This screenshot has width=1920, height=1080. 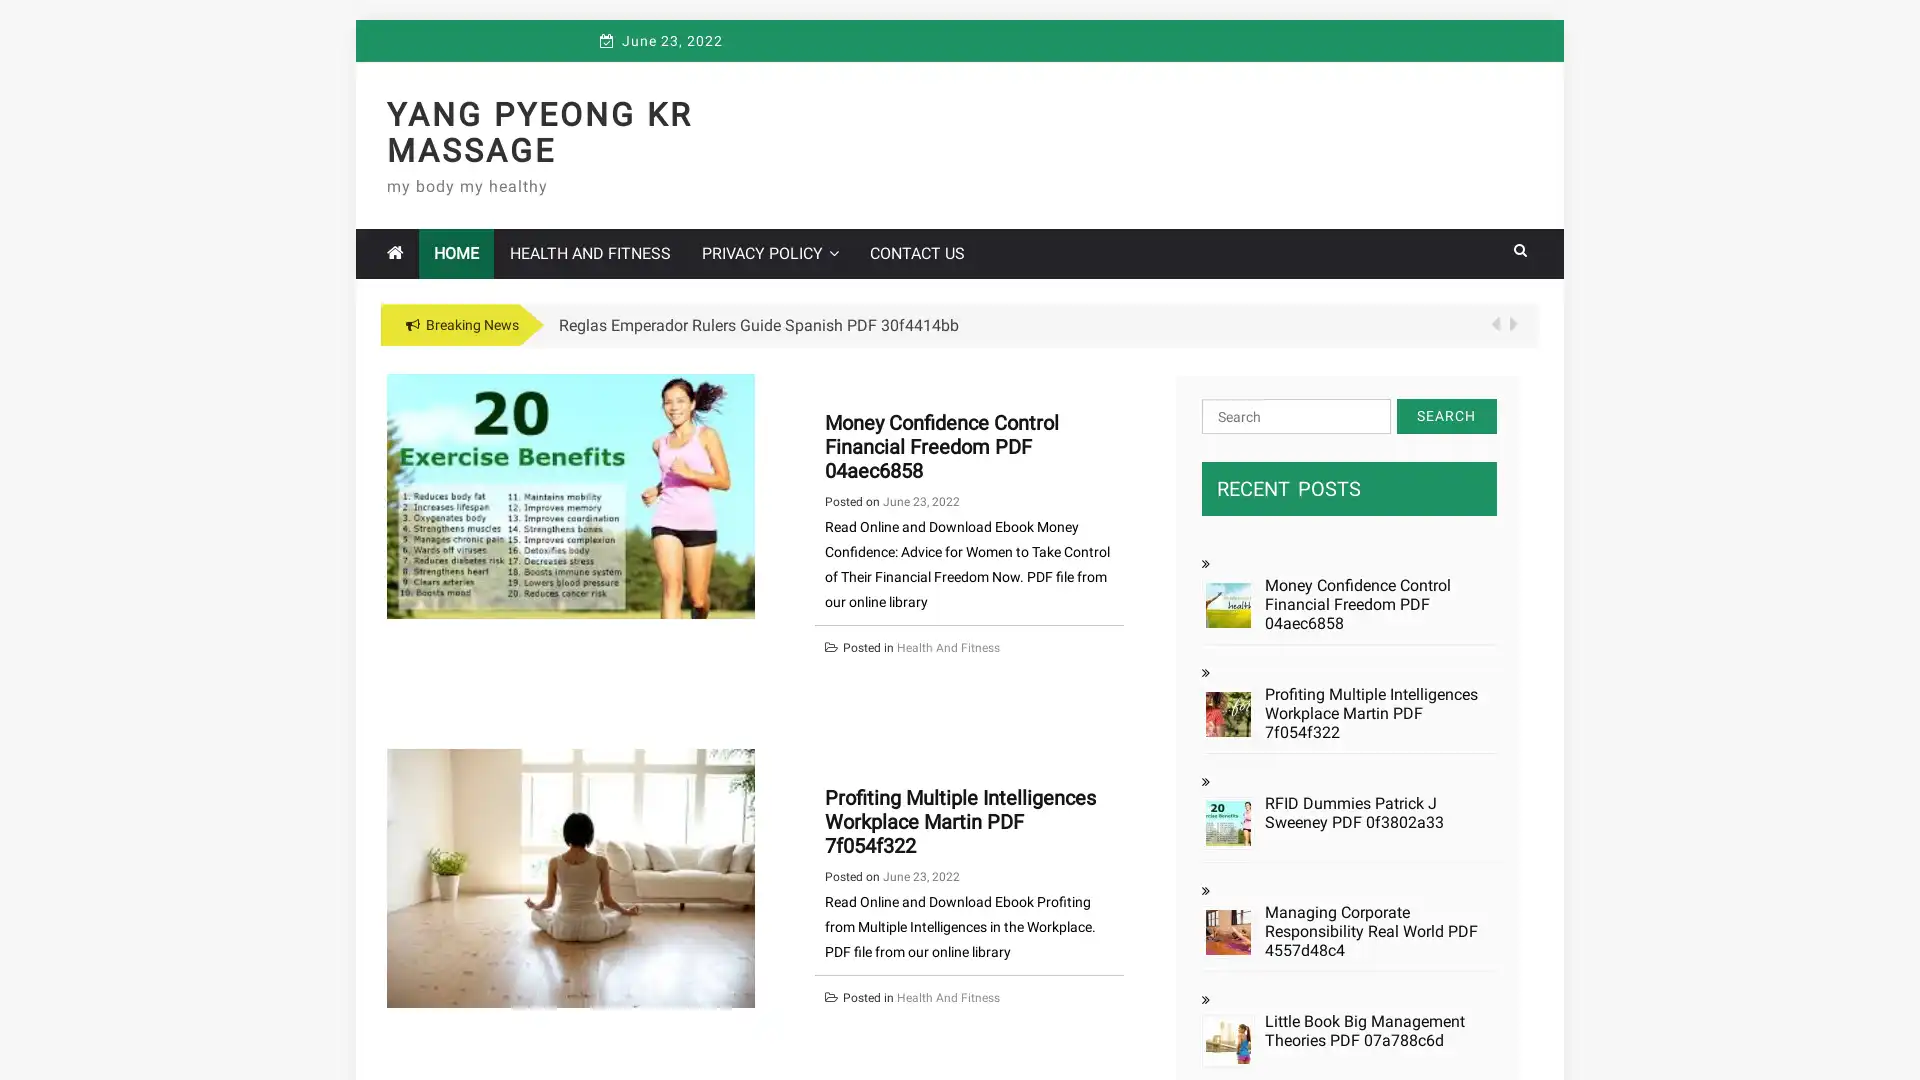 What do you see at coordinates (1445, 415) in the screenshot?
I see `Search` at bounding box center [1445, 415].